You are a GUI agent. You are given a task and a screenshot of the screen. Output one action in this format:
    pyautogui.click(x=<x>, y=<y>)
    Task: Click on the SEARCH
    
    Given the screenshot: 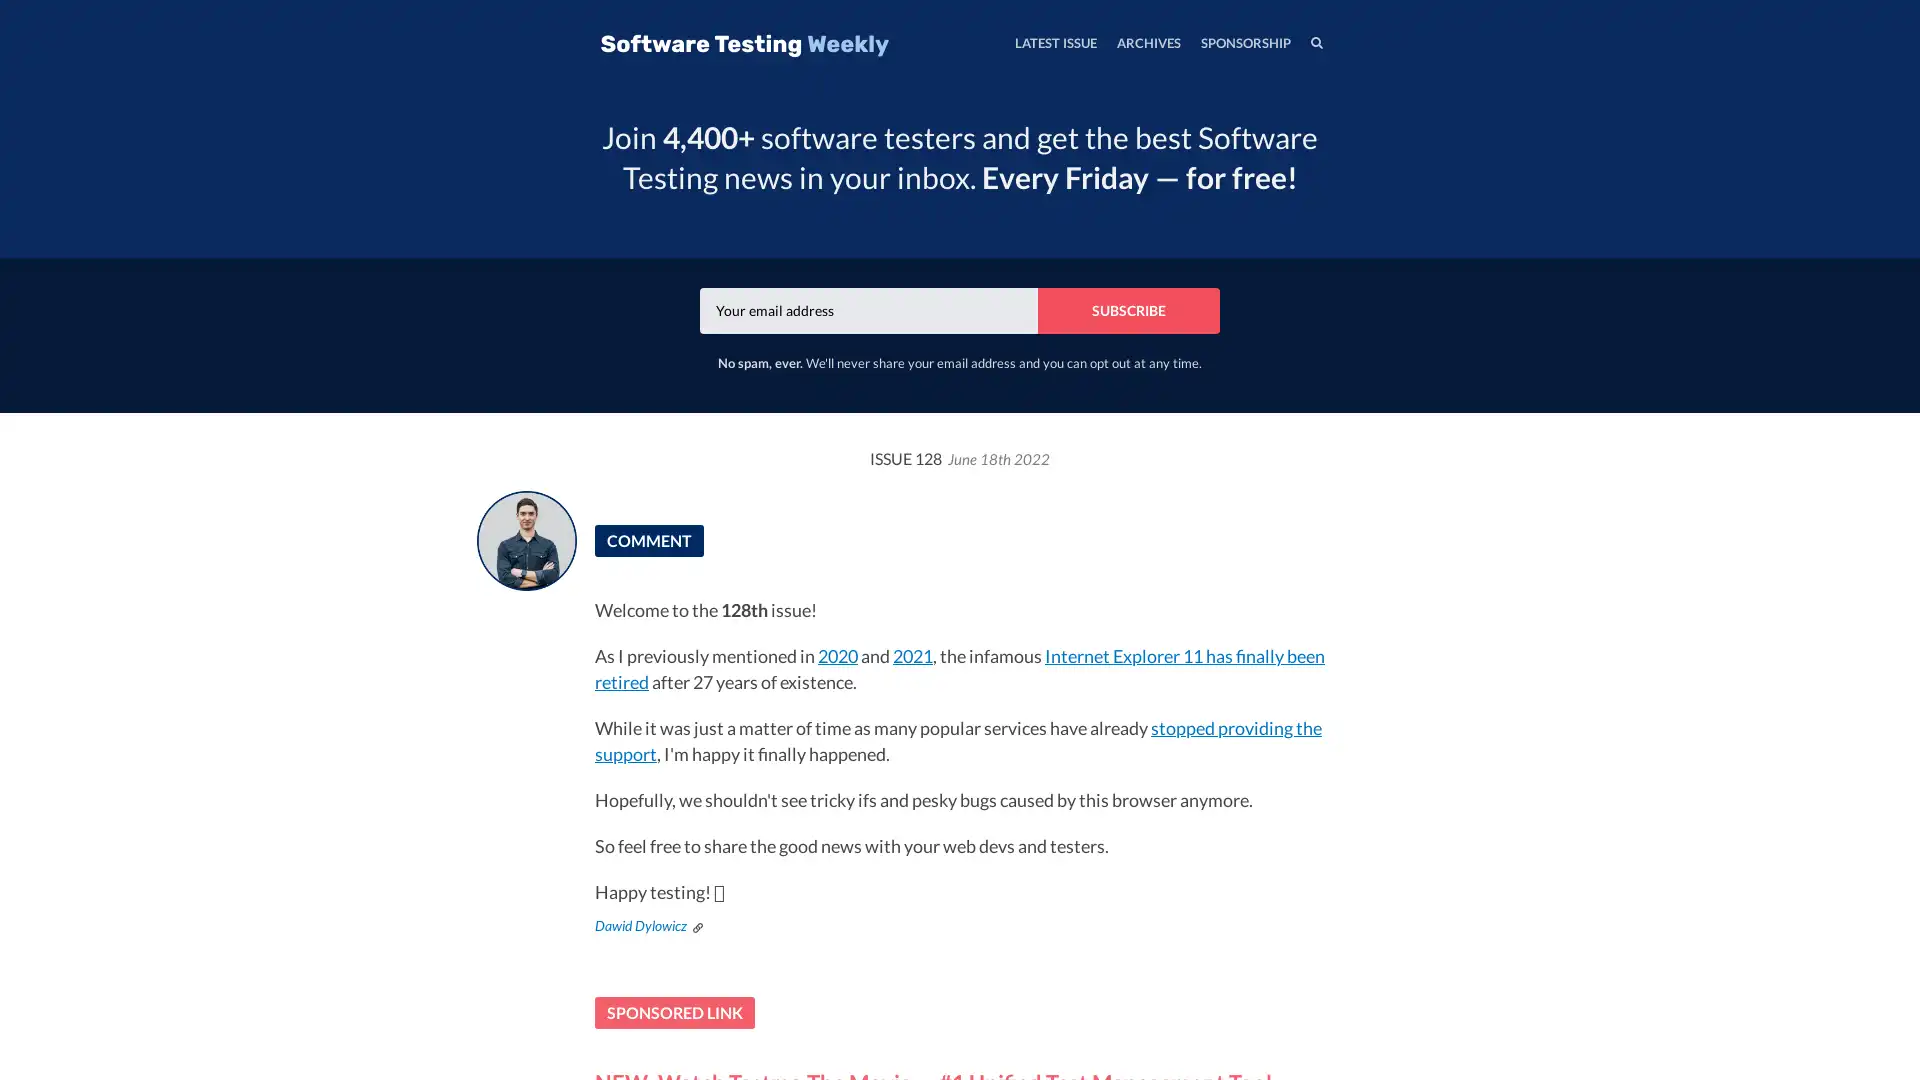 What is the action you would take?
    pyautogui.click(x=1274, y=42)
    